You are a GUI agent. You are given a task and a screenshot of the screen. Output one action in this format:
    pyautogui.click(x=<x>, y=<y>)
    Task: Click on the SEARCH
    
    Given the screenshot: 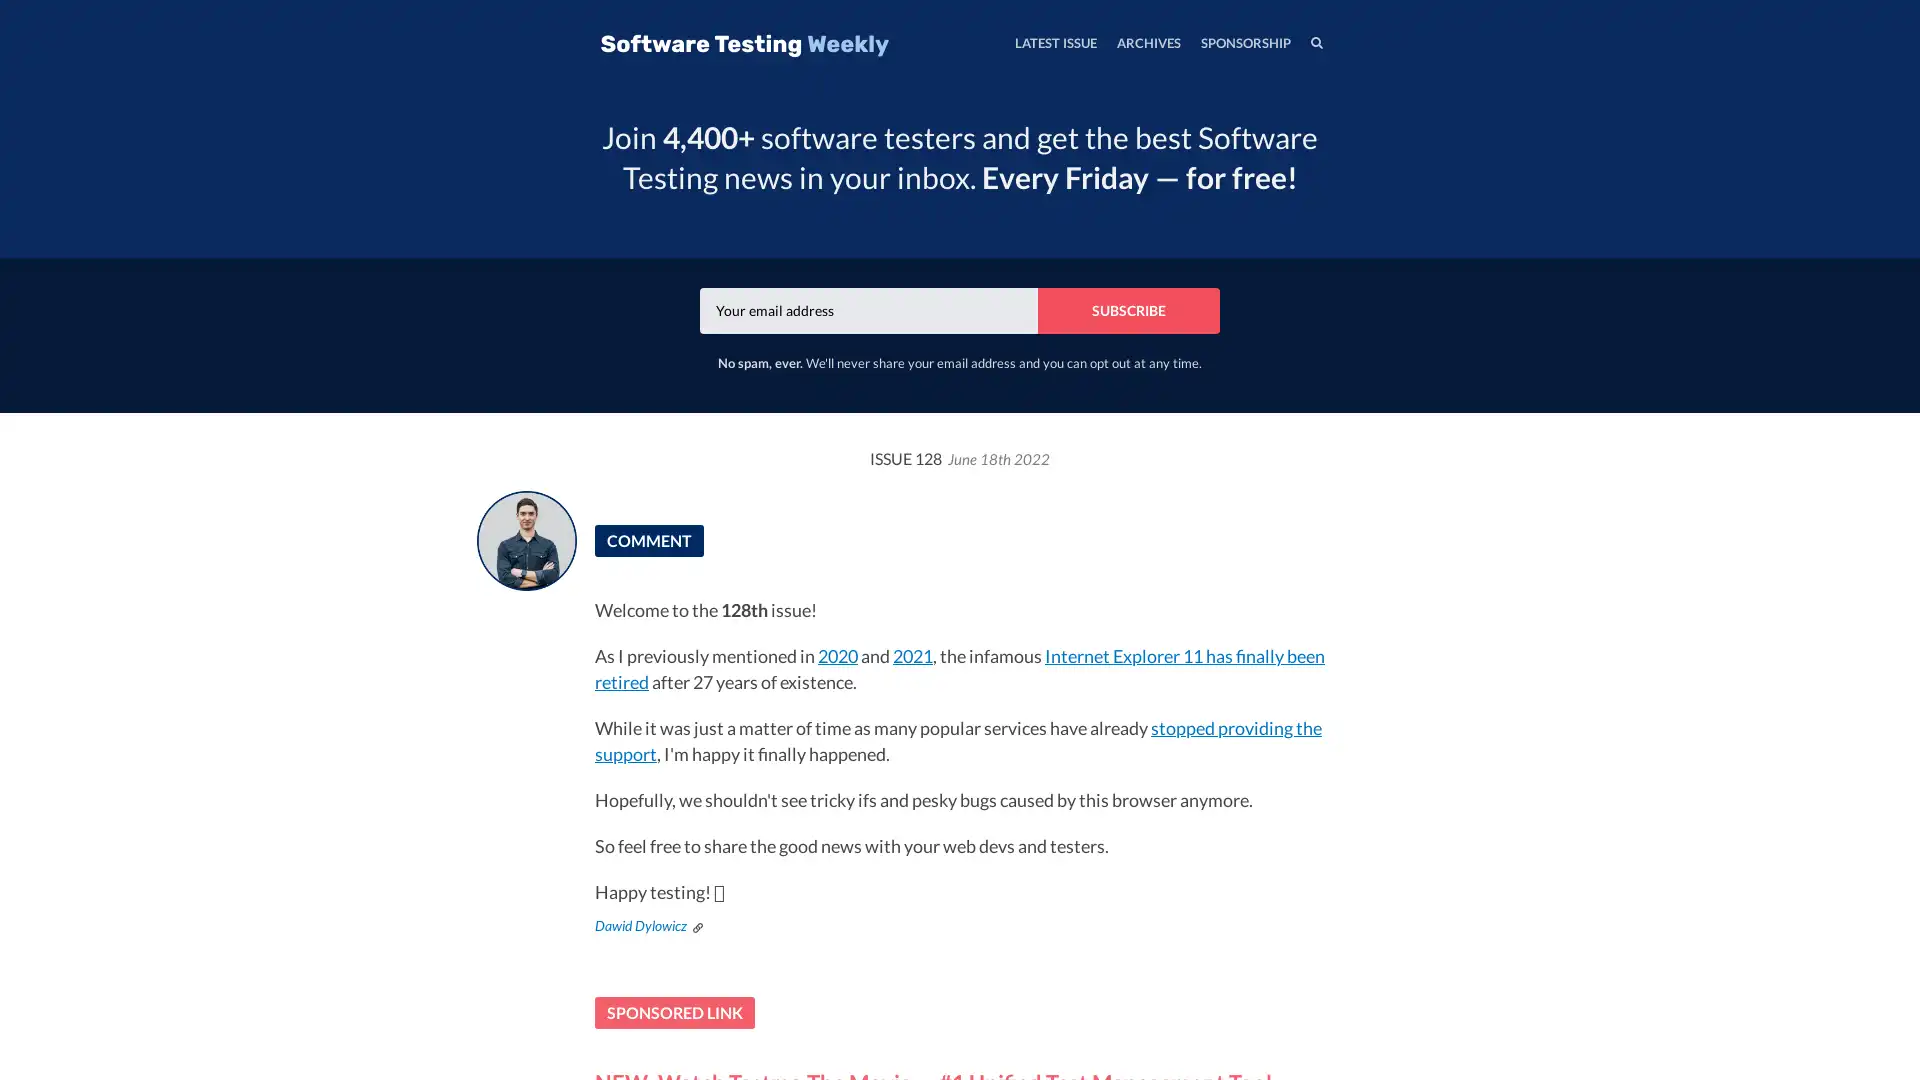 What is the action you would take?
    pyautogui.click(x=1274, y=42)
    